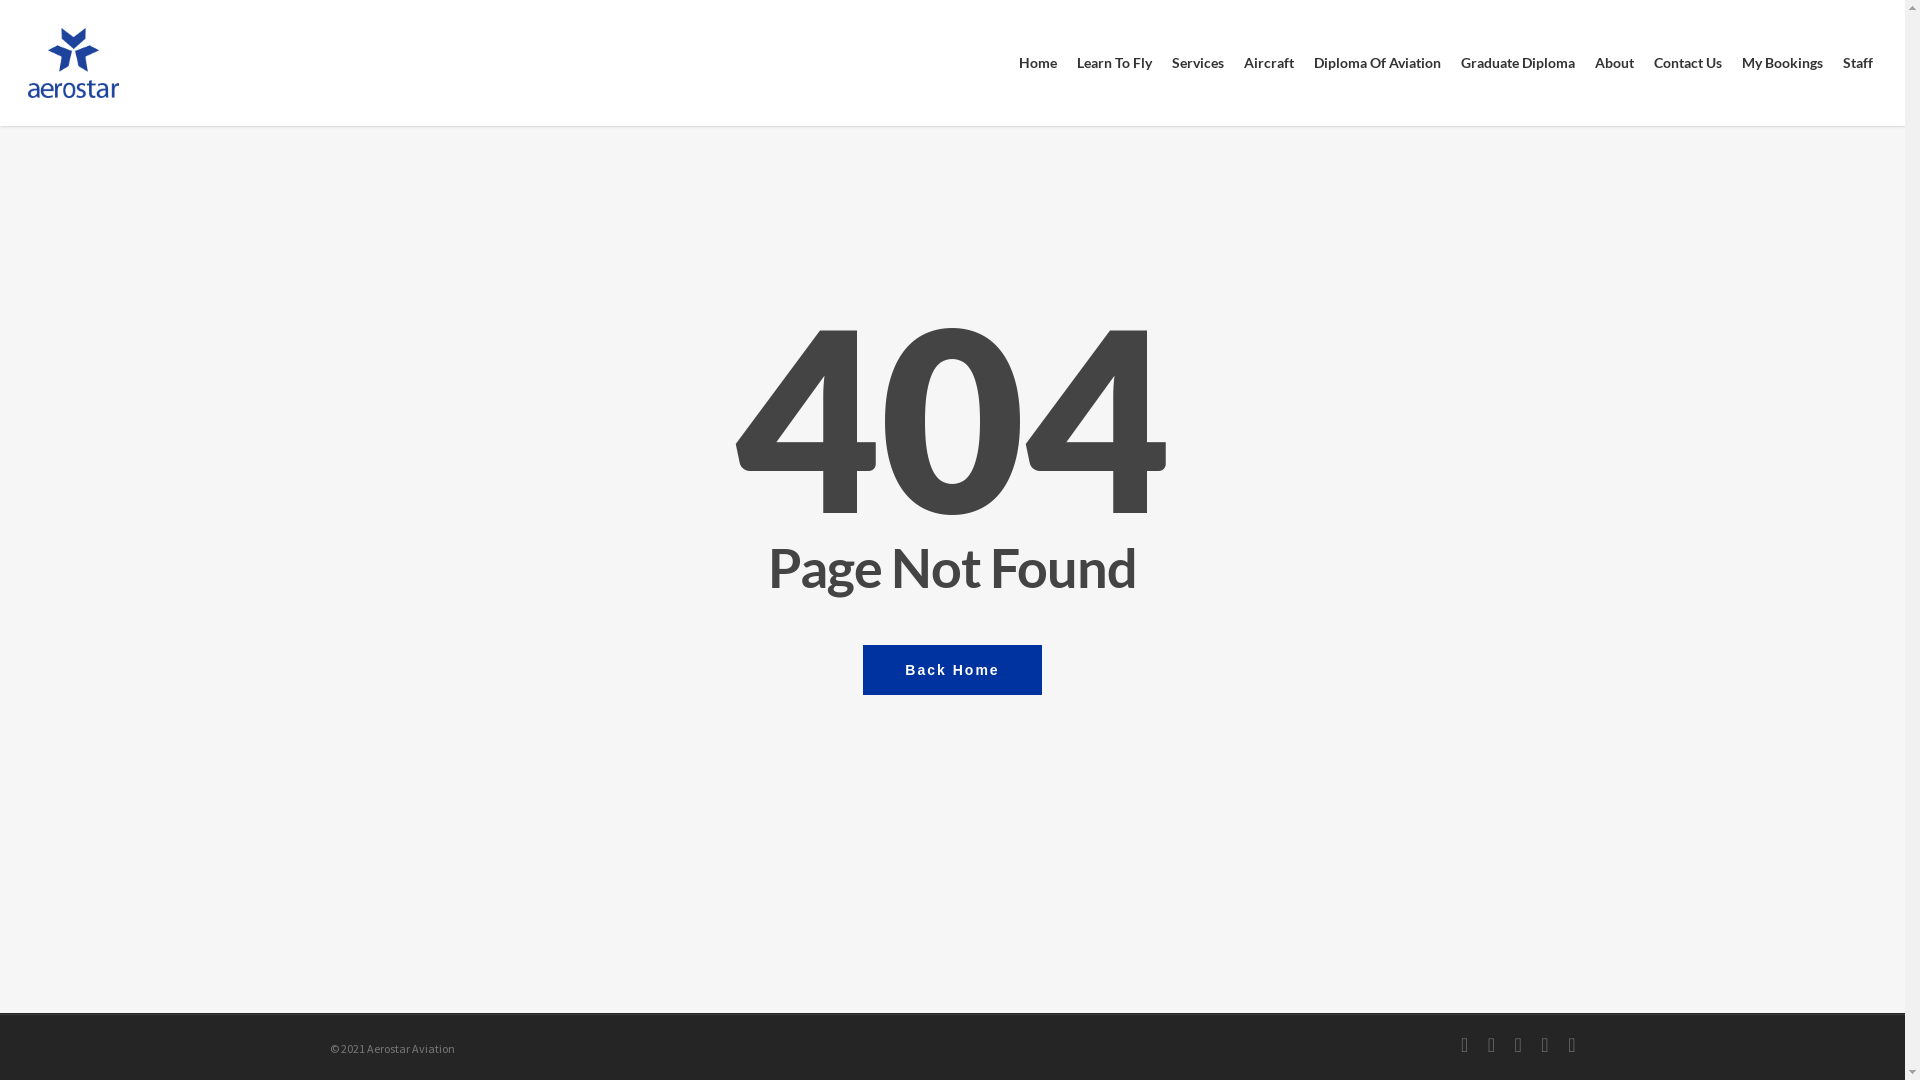  I want to click on 'My Bookings', so click(1782, 61).